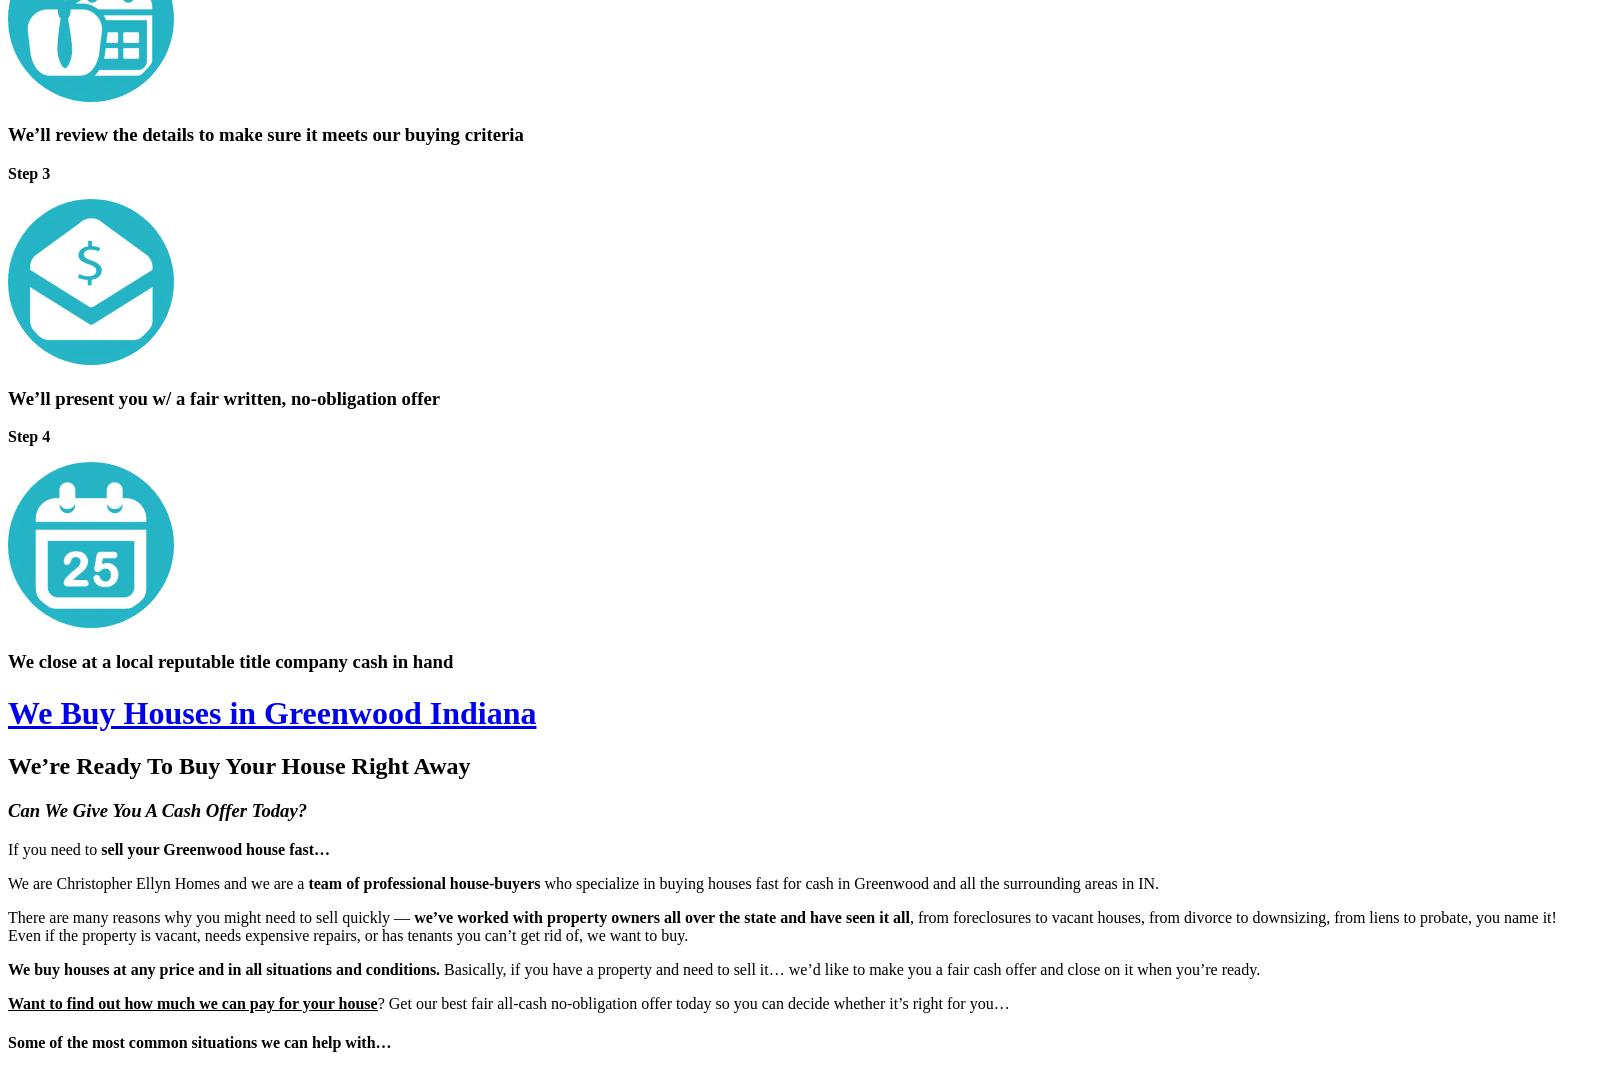  What do you see at coordinates (7, 925) in the screenshot?
I see `', from foreclosures to vacant houses, from divorce to downsizing, from liens to probate, you name it! Even if the property is vacant, needs expensive repairs, or has tenants you can’t get rid of, we want to buy.'` at bounding box center [7, 925].